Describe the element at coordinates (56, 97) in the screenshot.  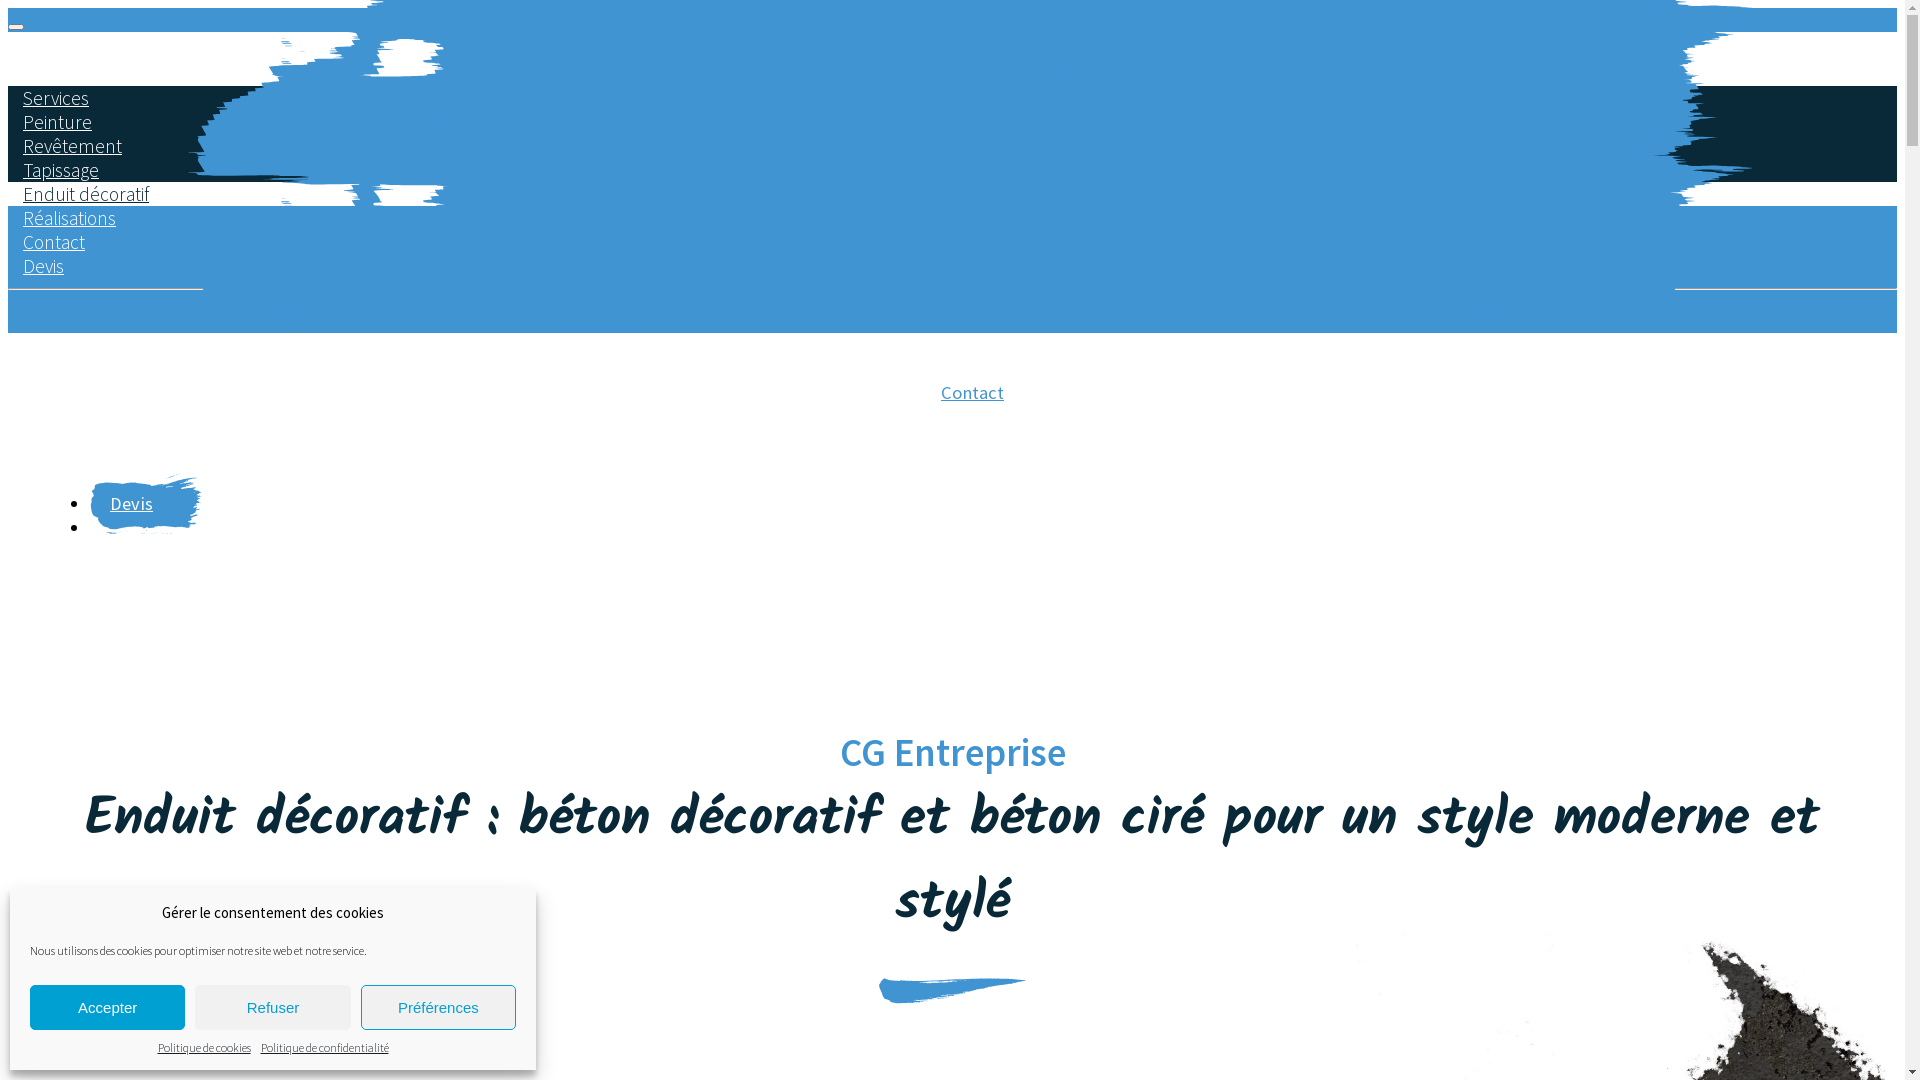
I see `'Services'` at that location.